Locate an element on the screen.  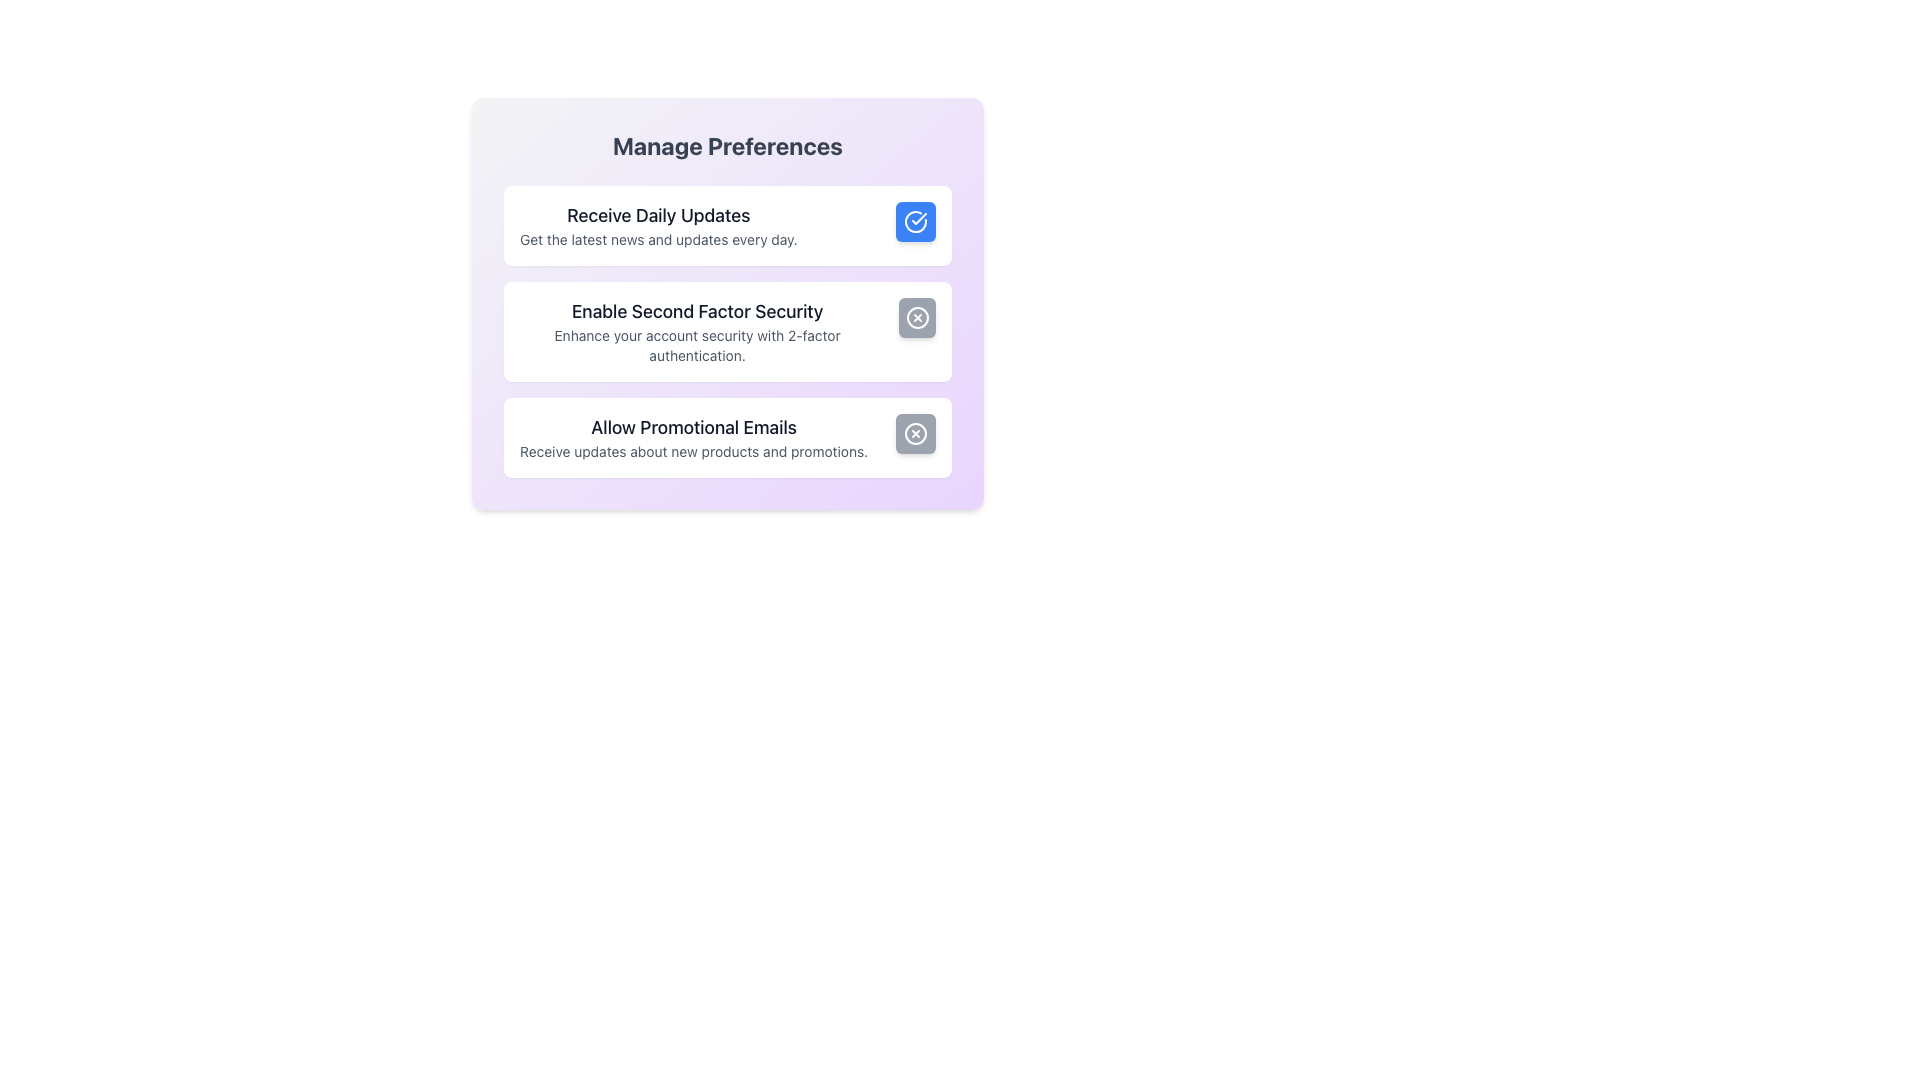
the descriptive subtitle text that explains the 'Receive Daily Updates' option, which is positioned directly below the heading in the interface is located at coordinates (658, 238).